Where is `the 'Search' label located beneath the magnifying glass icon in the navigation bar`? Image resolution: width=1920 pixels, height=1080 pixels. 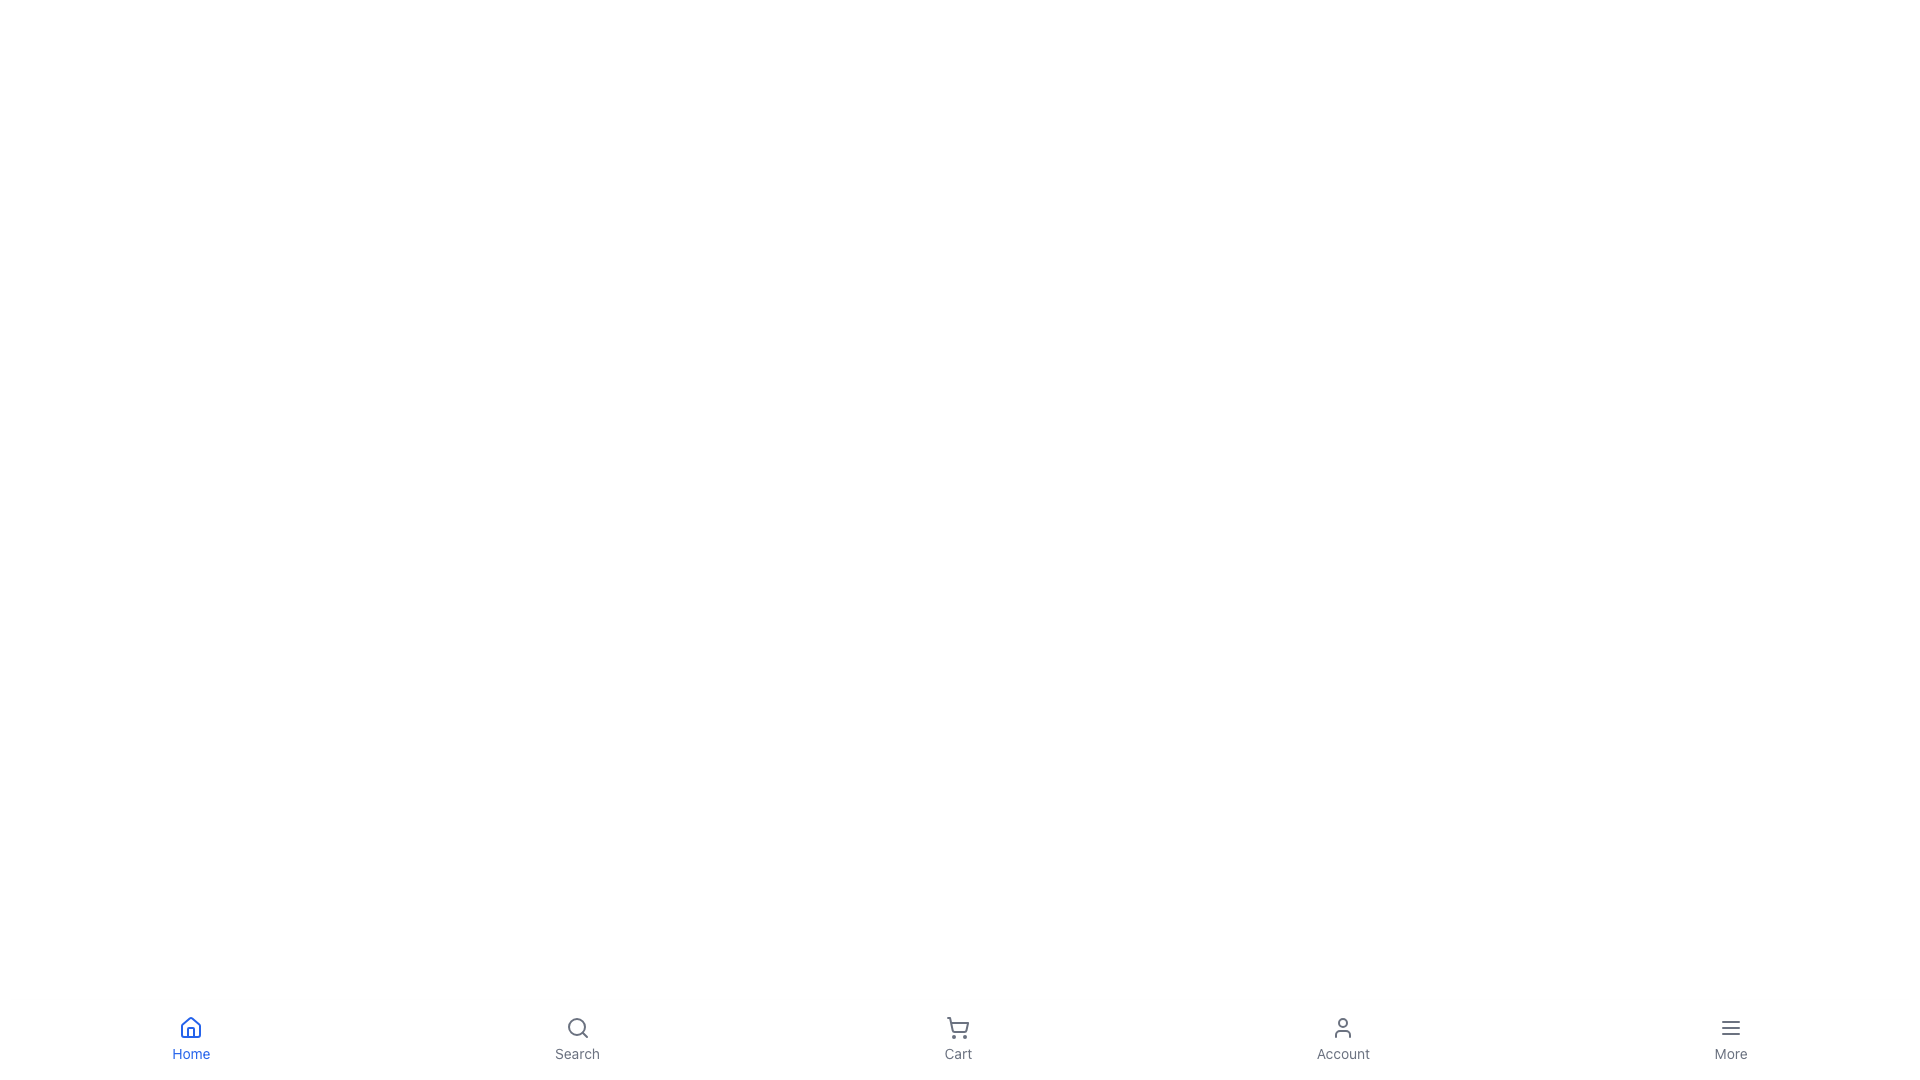
the 'Search' label located beneath the magnifying glass icon in the navigation bar is located at coordinates (576, 1052).